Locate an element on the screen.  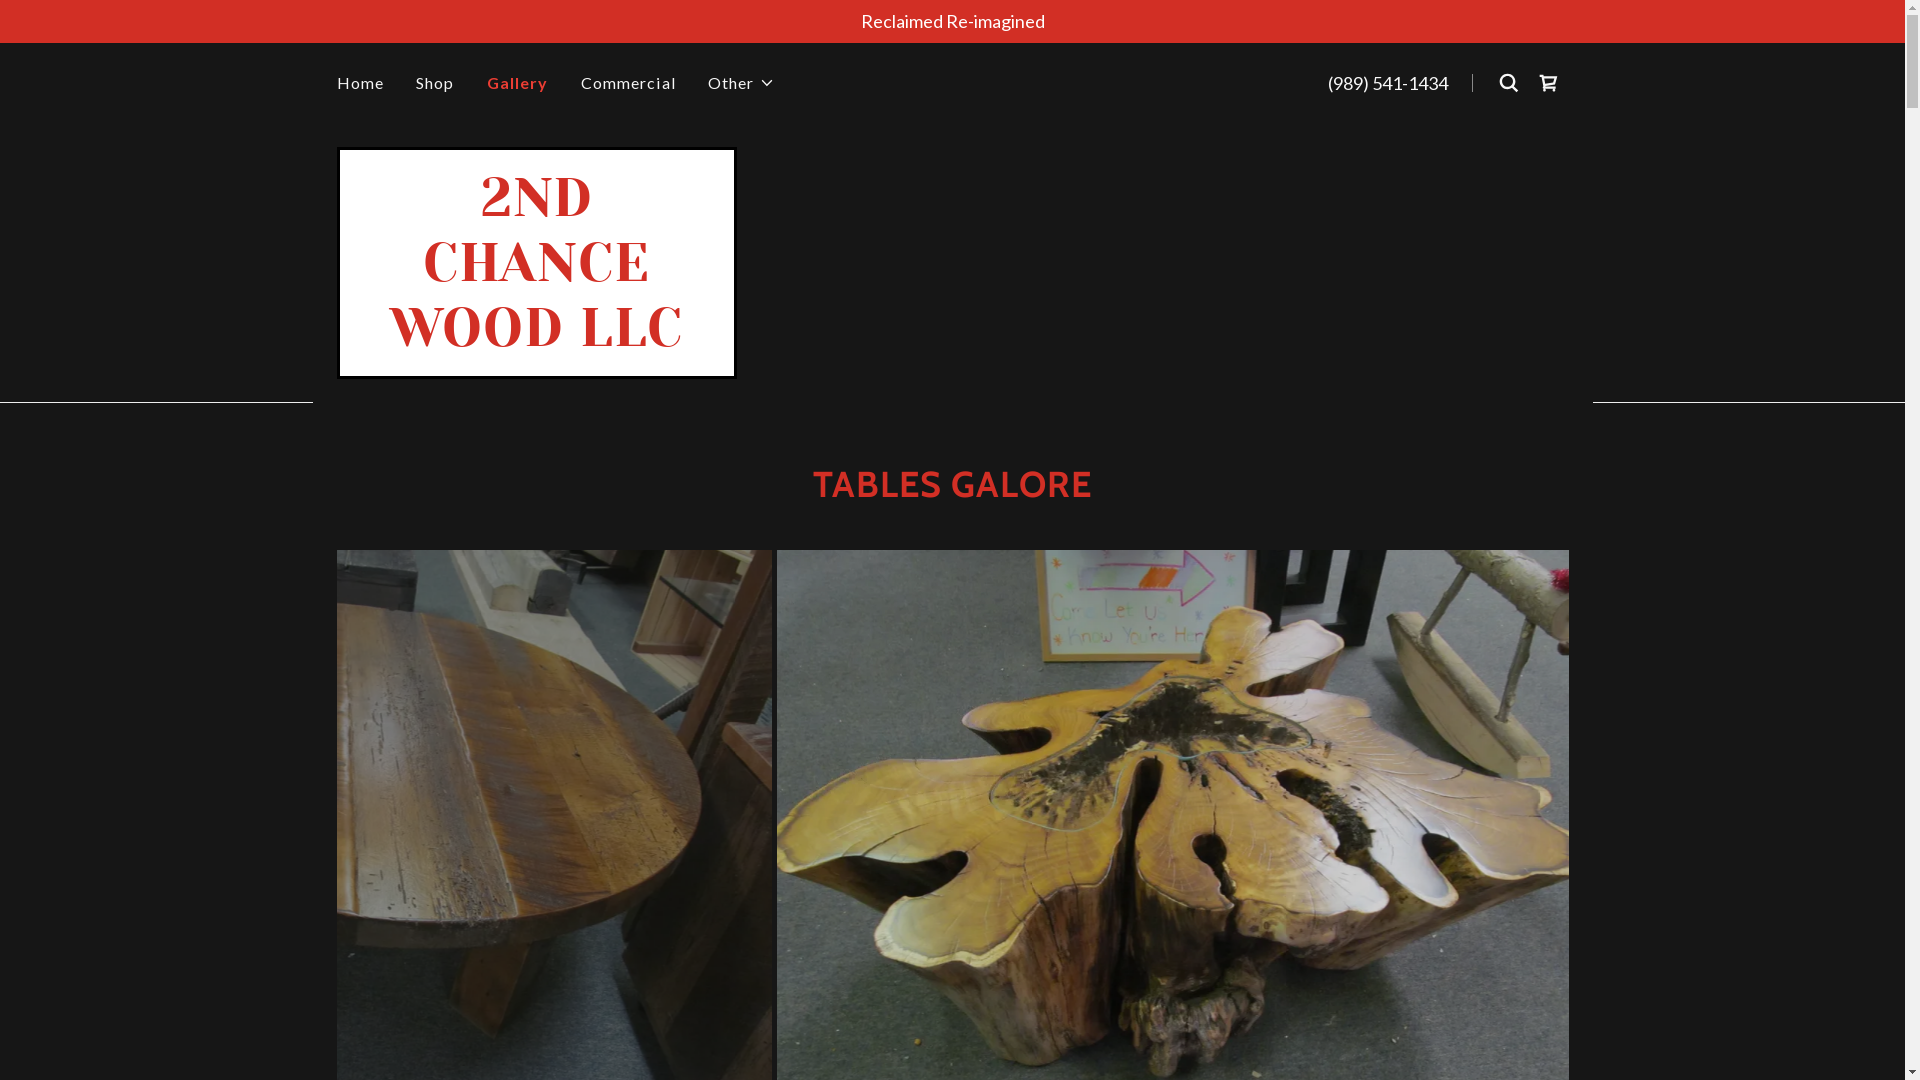
'Other' is located at coordinates (708, 82).